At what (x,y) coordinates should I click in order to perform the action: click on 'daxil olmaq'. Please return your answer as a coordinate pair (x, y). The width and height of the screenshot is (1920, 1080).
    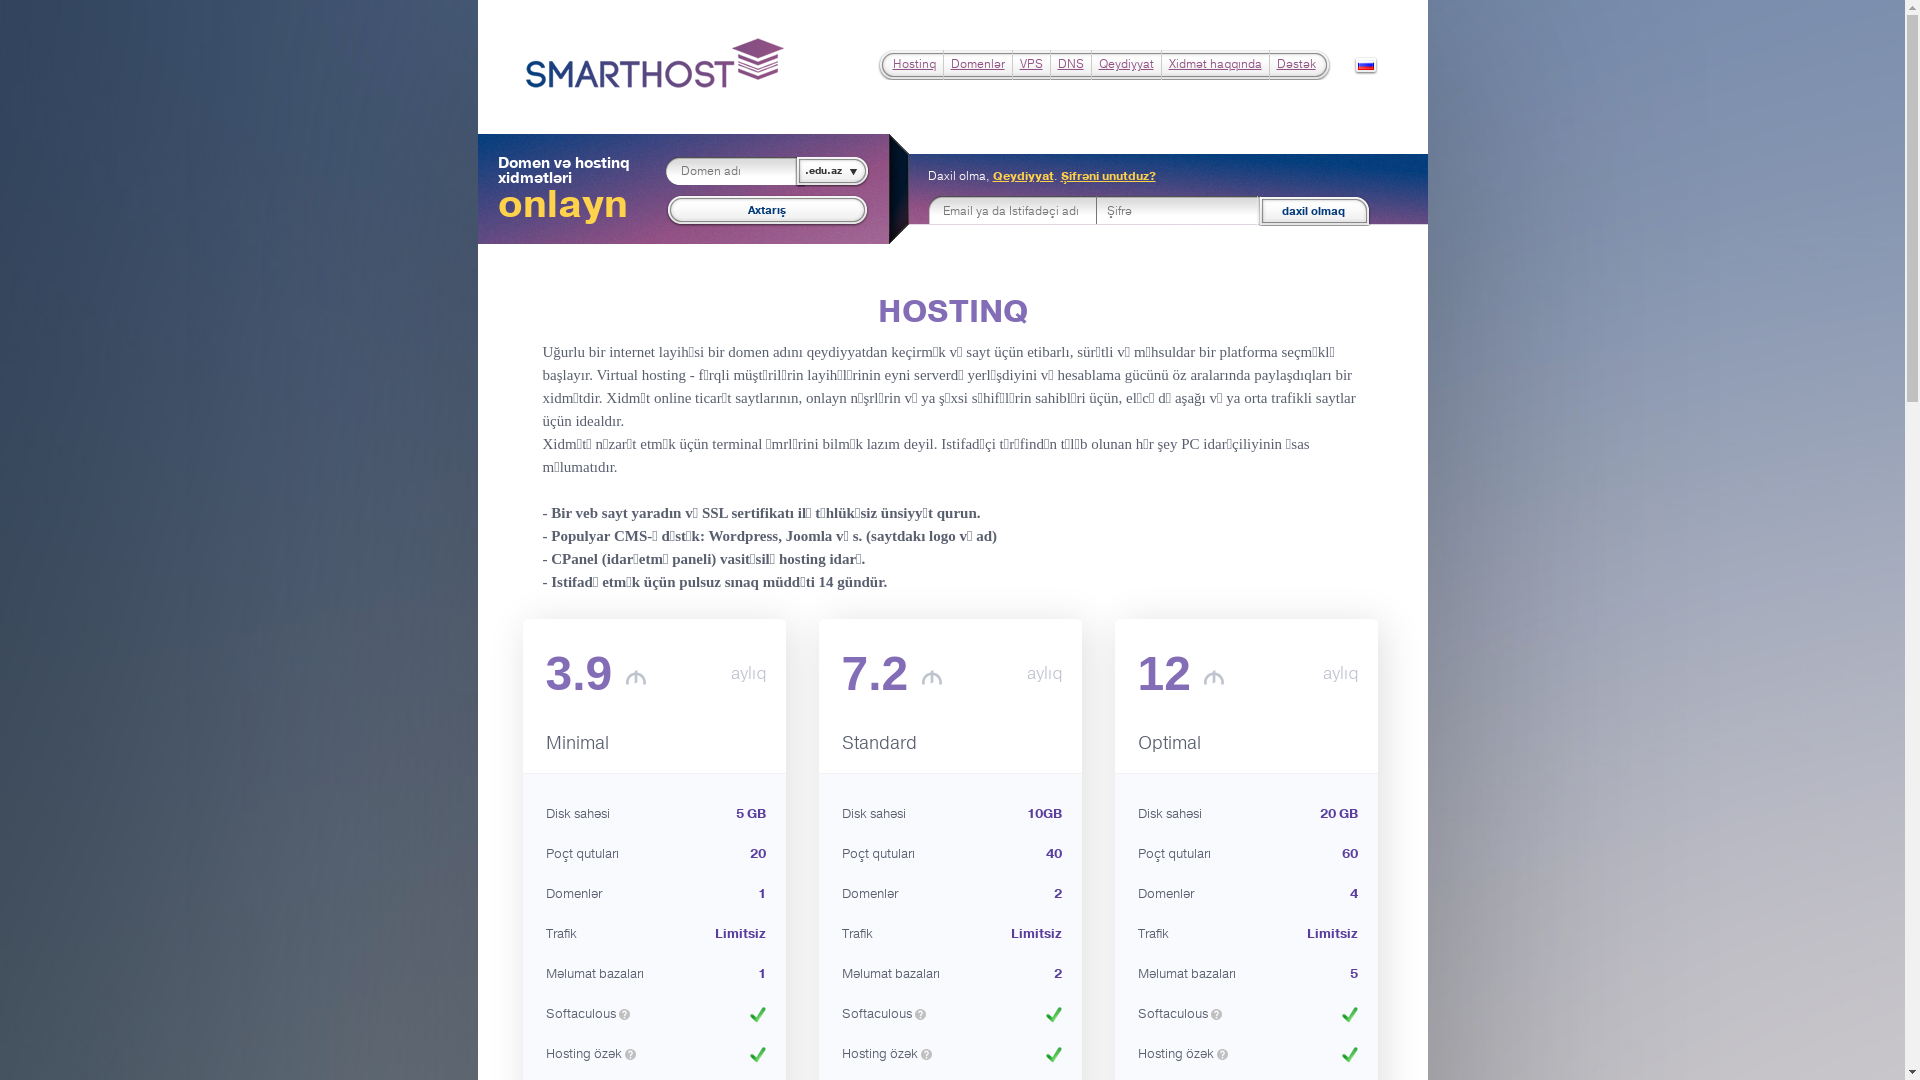
    Looking at the image, I should click on (1310, 211).